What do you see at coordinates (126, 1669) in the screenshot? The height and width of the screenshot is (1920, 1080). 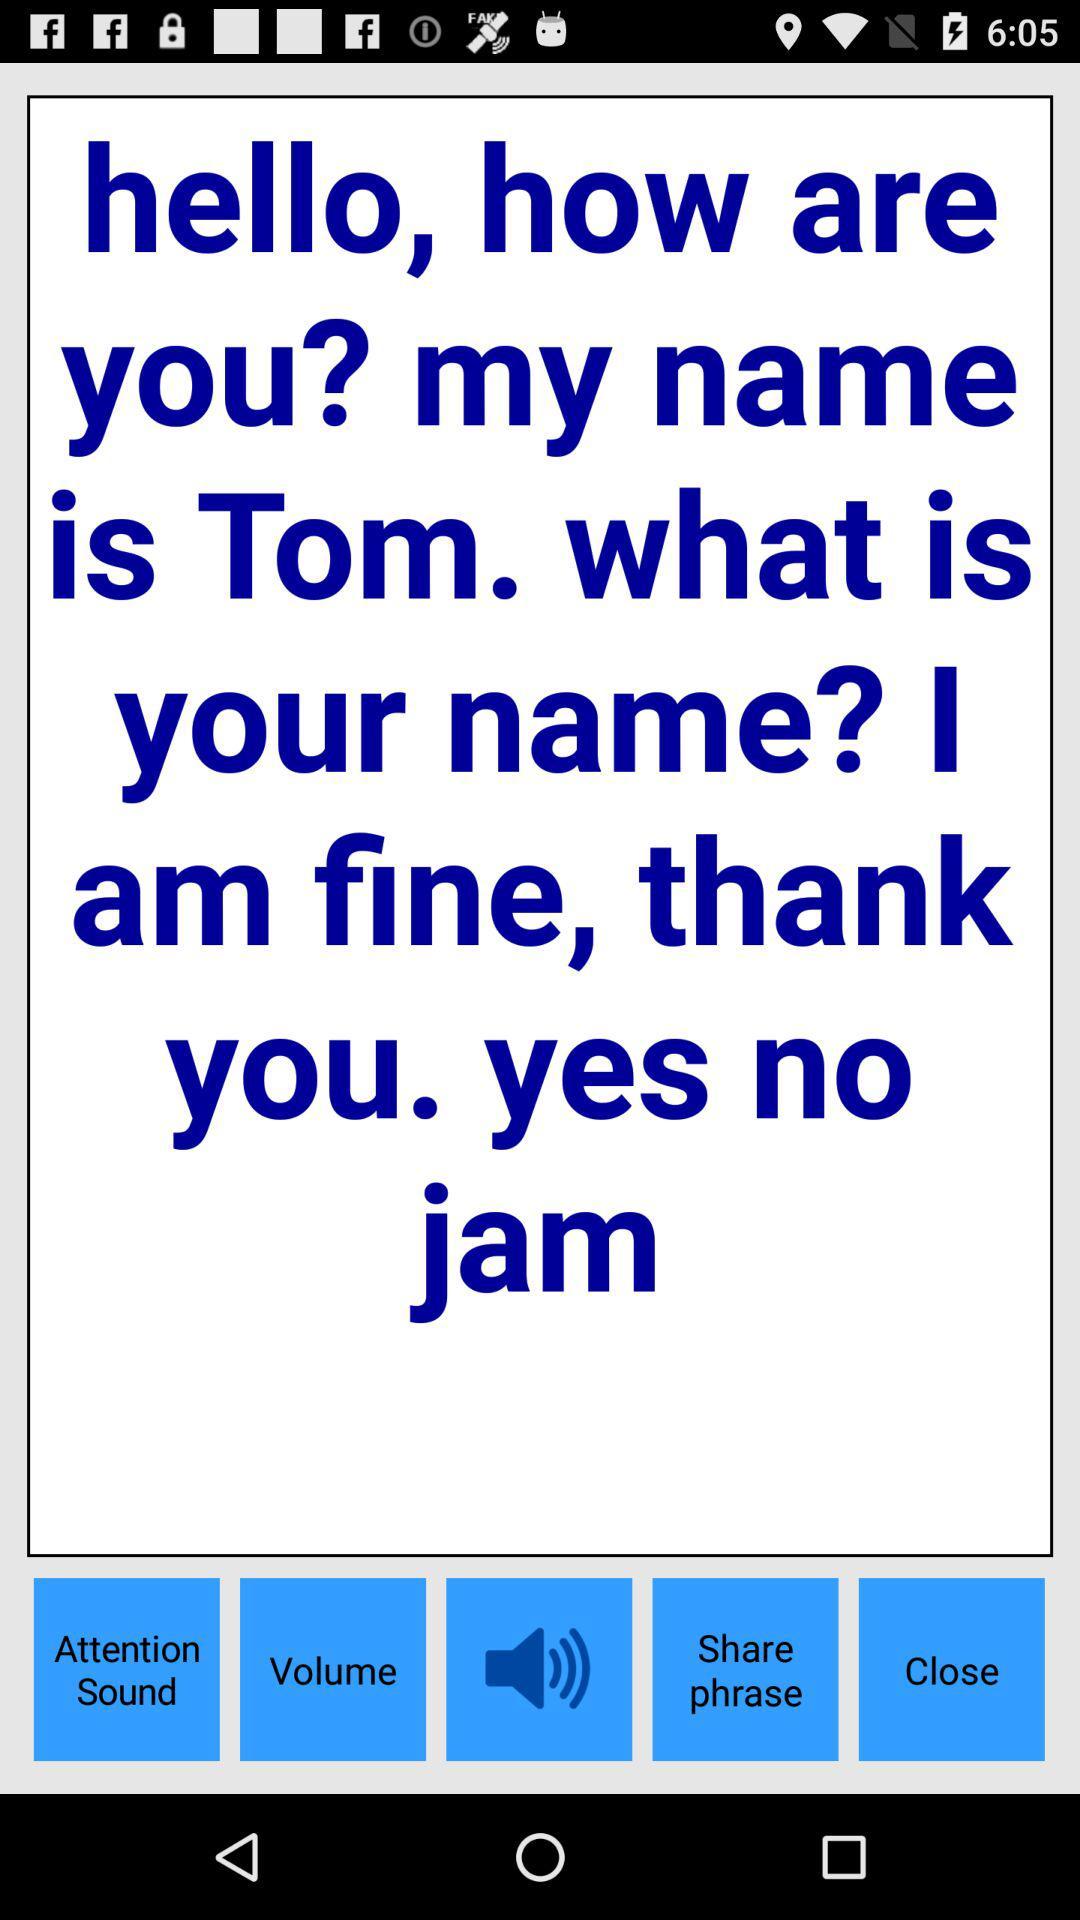 I see `attention sound item` at bounding box center [126, 1669].